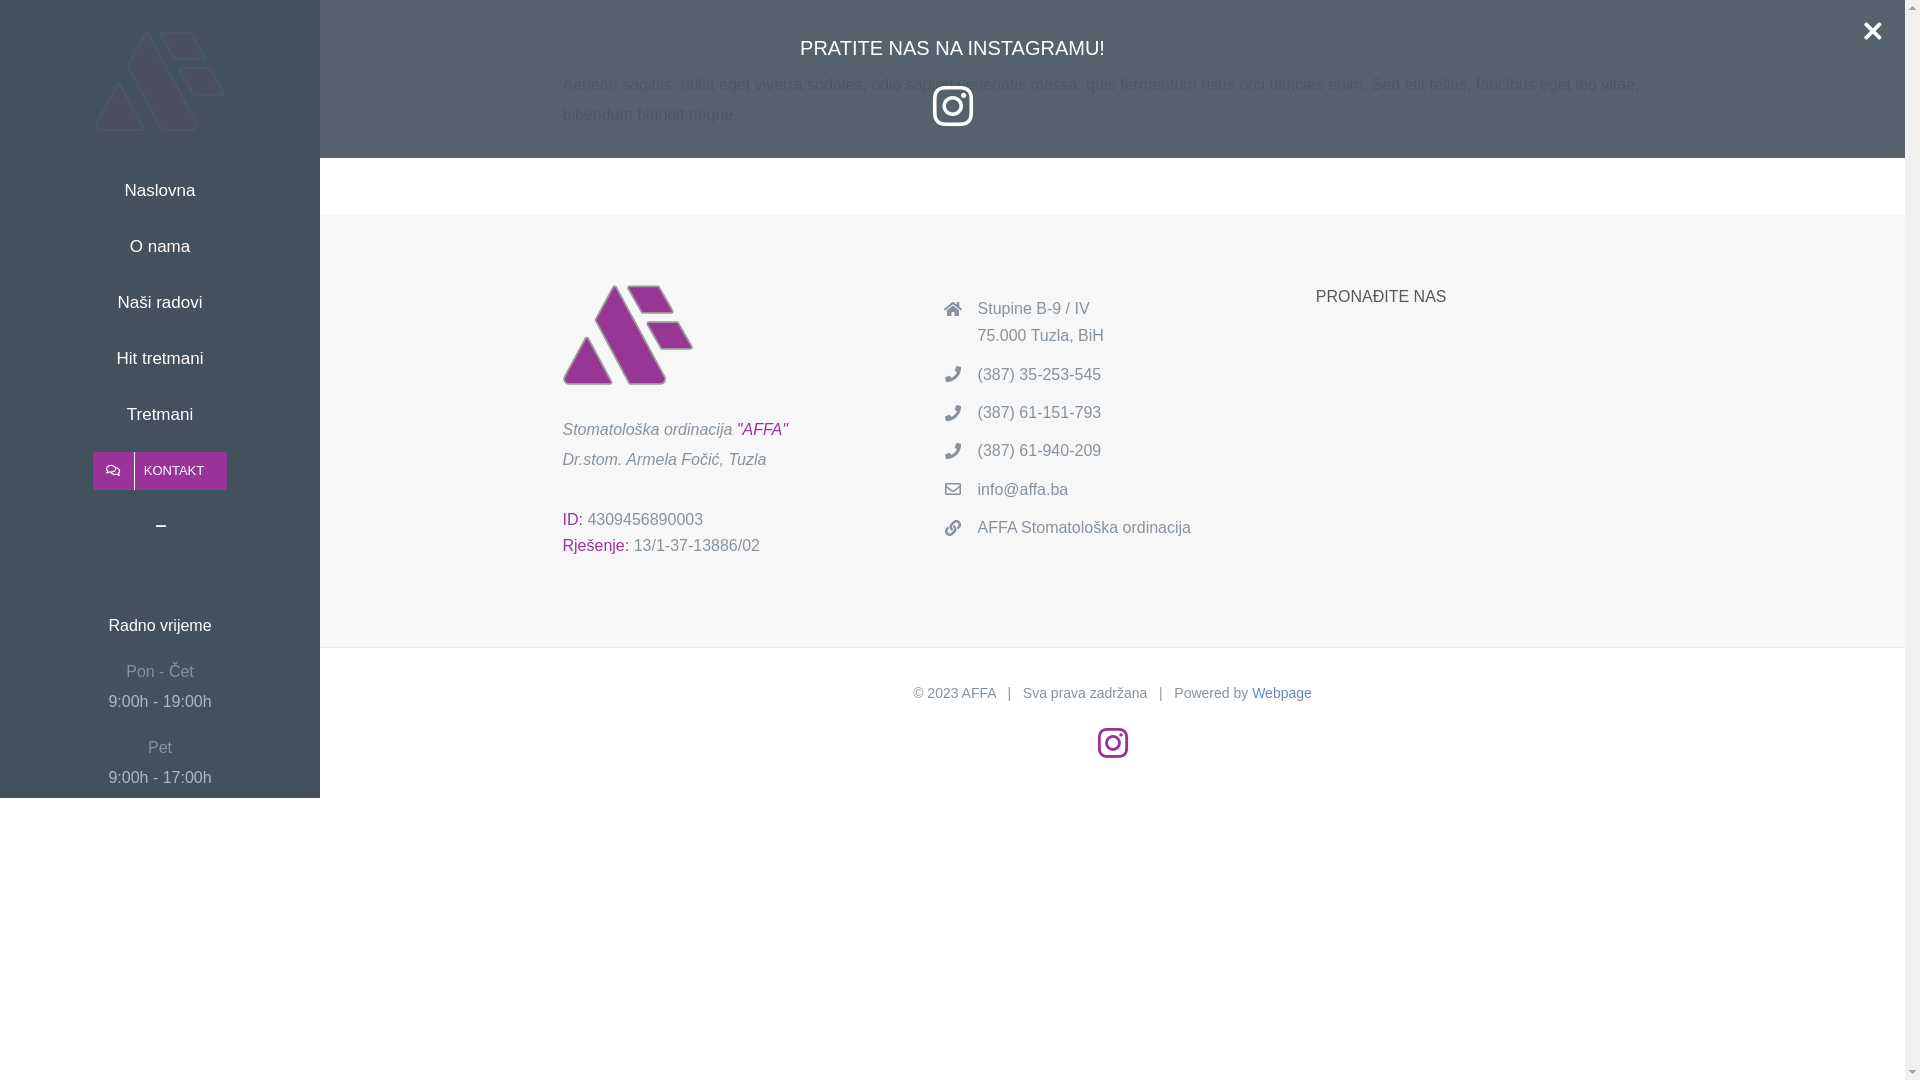 The width and height of the screenshot is (1920, 1080). I want to click on 'KONTAKT', so click(158, 470).